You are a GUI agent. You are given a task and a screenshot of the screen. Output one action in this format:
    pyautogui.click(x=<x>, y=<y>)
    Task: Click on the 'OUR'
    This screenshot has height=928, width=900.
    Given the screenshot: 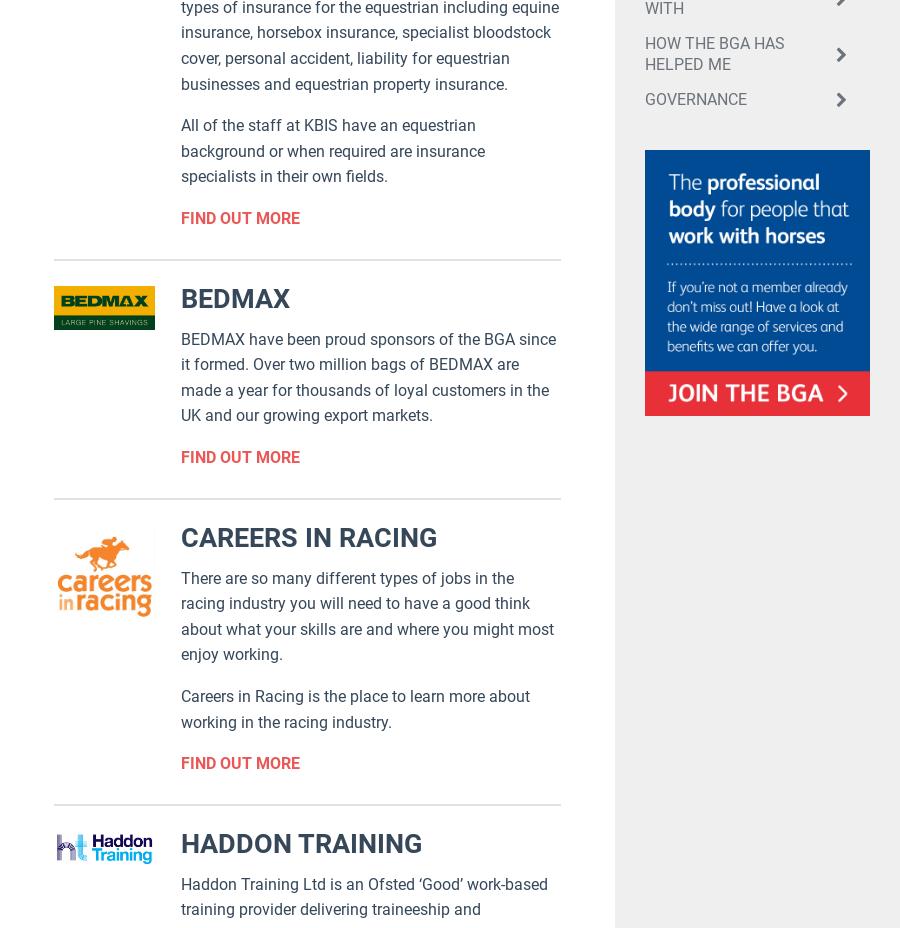 What is the action you would take?
    pyautogui.click(x=106, y=388)
    